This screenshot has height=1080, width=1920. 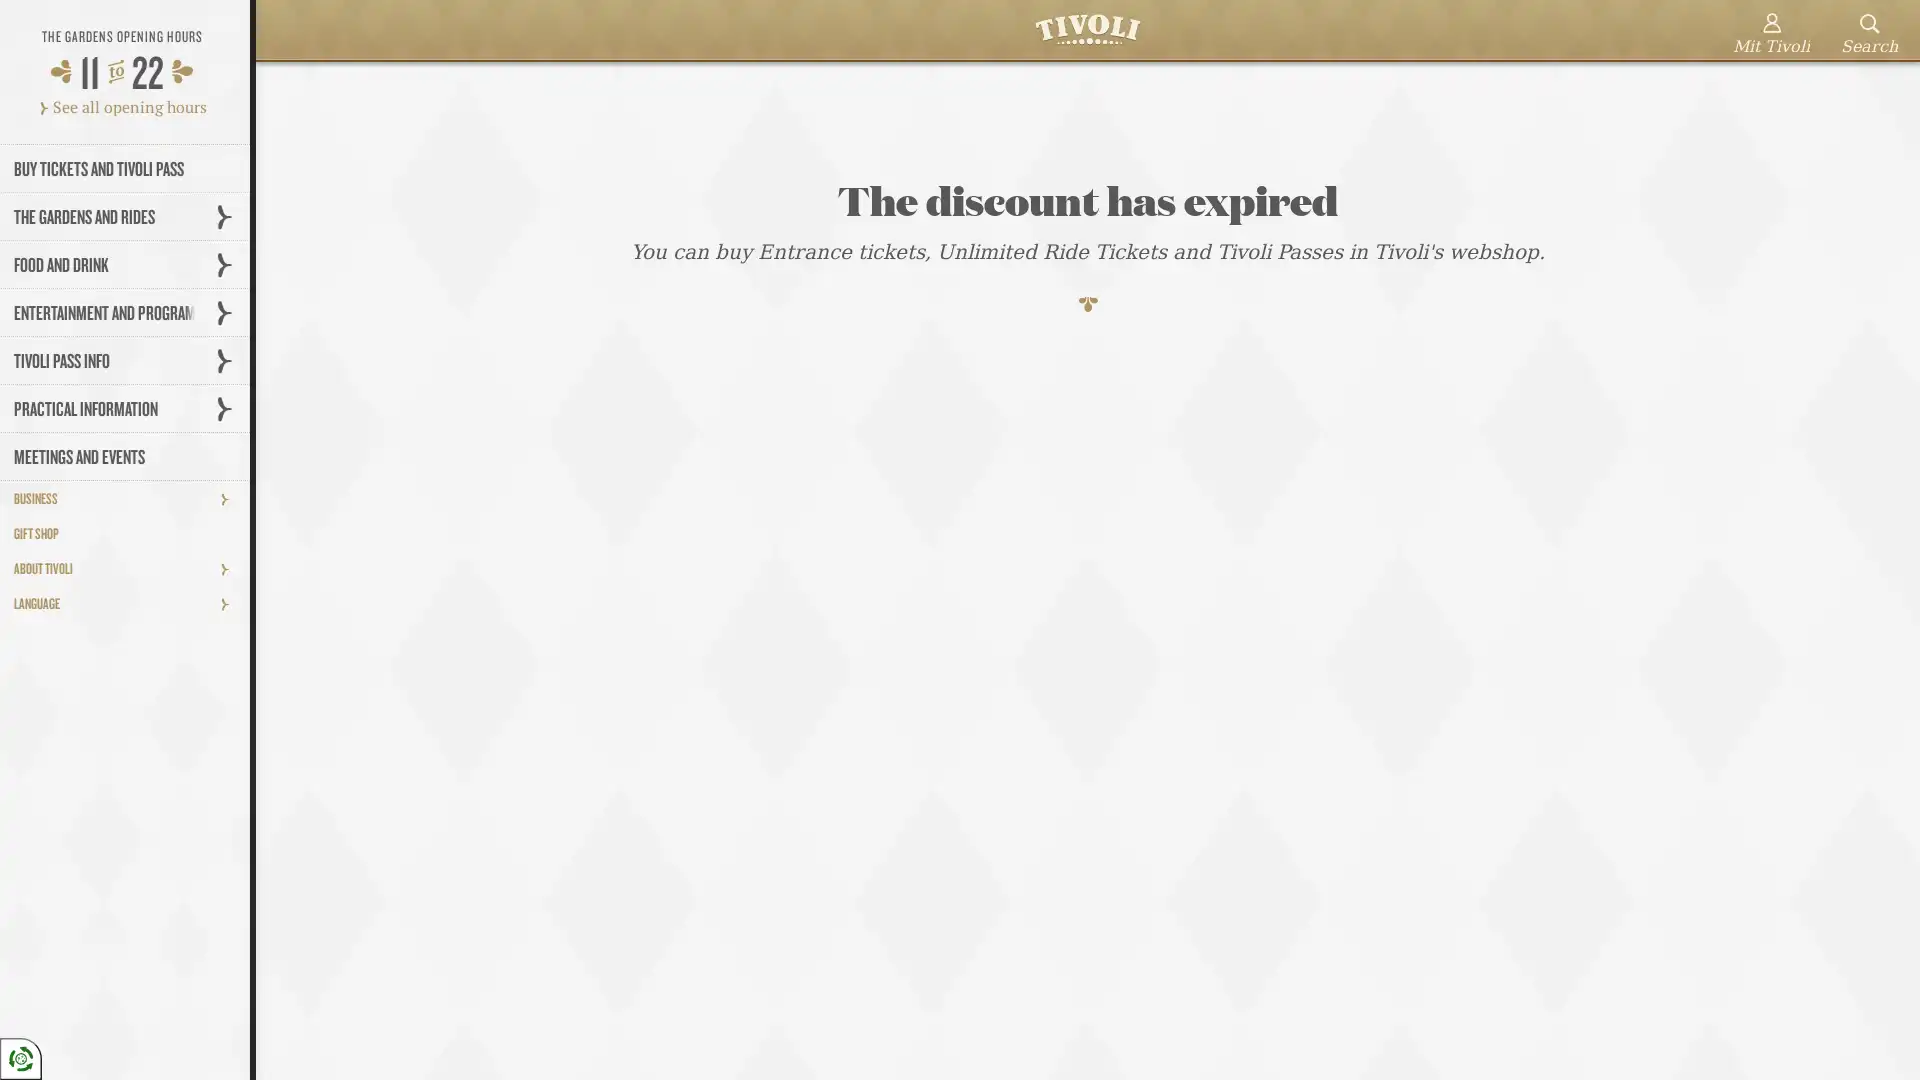 I want to click on Food and drink, so click(x=230, y=263).